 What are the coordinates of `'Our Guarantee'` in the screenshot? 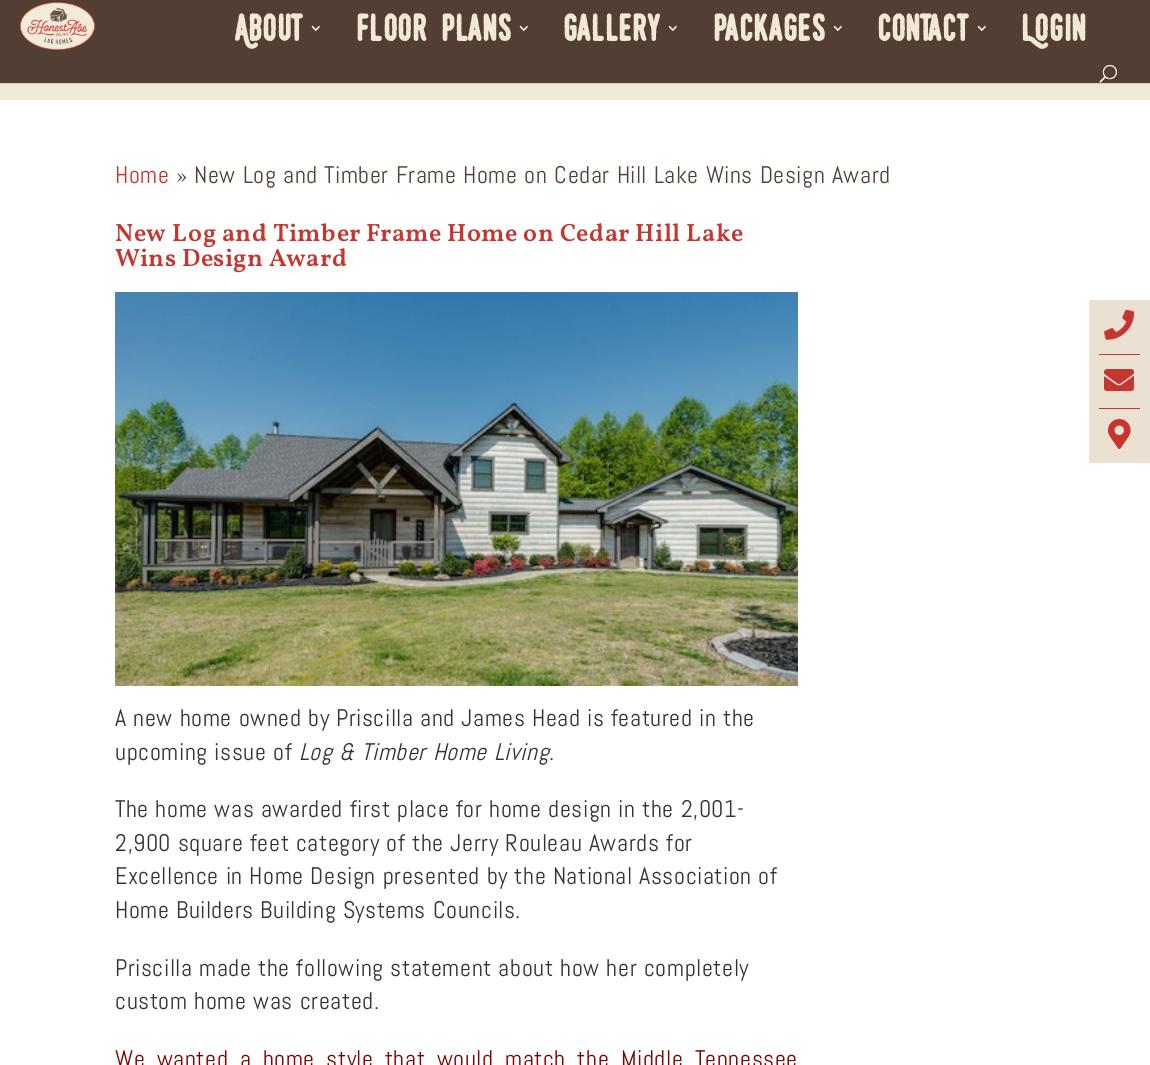 It's located at (802, 287).